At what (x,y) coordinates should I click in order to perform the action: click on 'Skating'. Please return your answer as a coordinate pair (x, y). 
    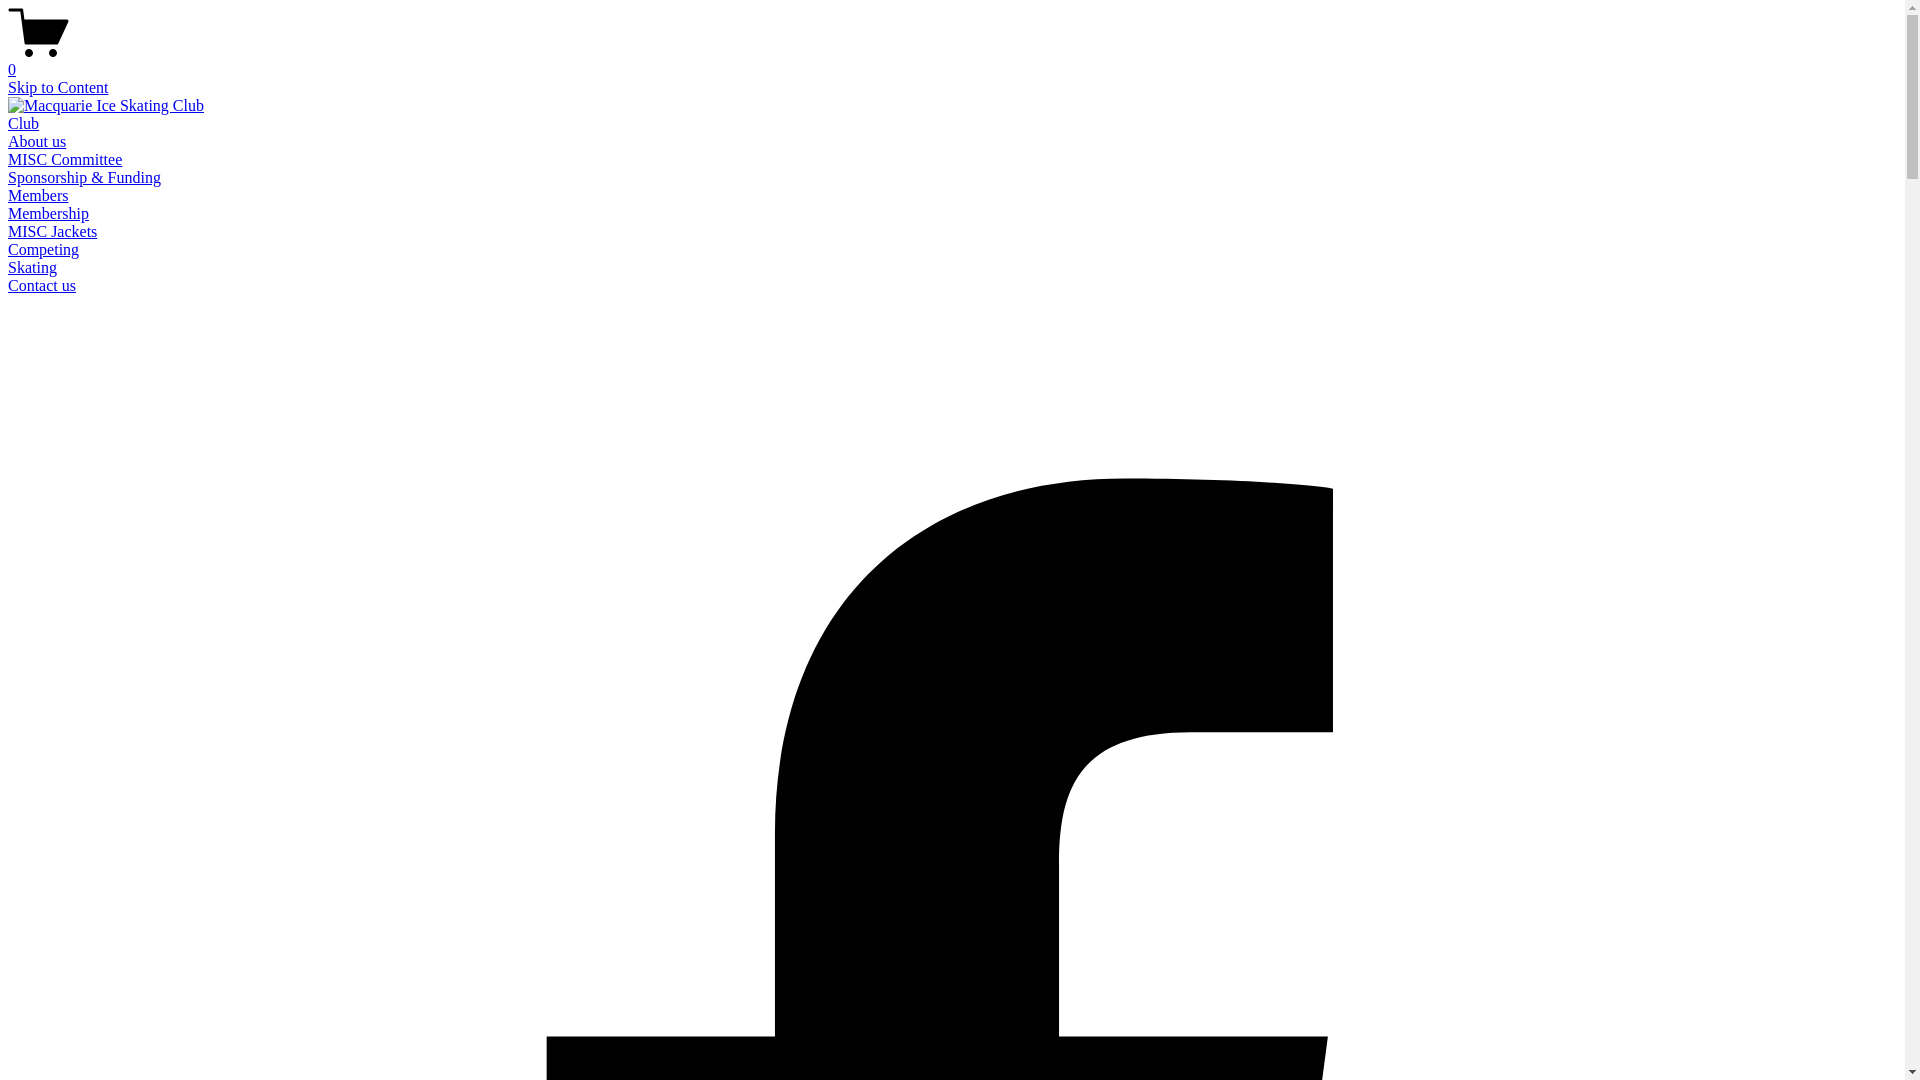
    Looking at the image, I should click on (8, 266).